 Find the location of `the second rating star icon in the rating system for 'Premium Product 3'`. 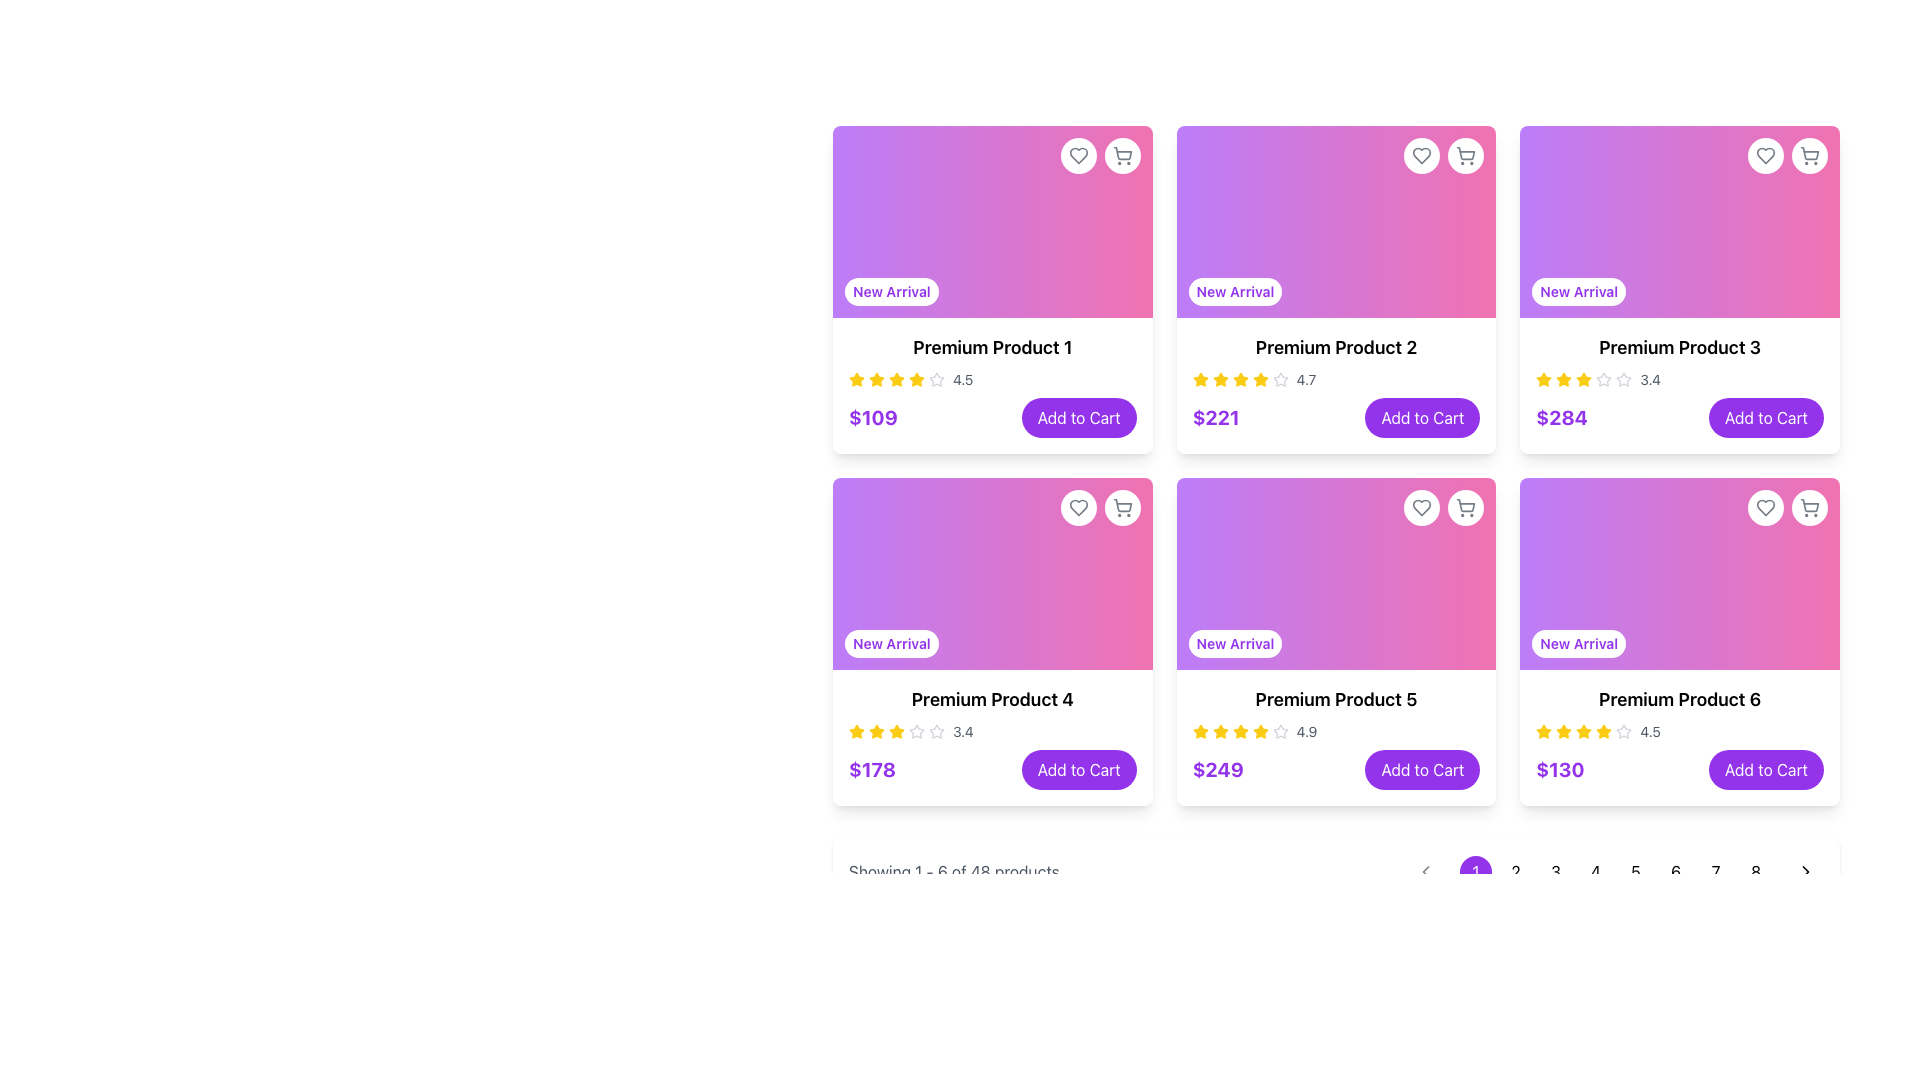

the second rating star icon in the rating system for 'Premium Product 3' is located at coordinates (1583, 379).